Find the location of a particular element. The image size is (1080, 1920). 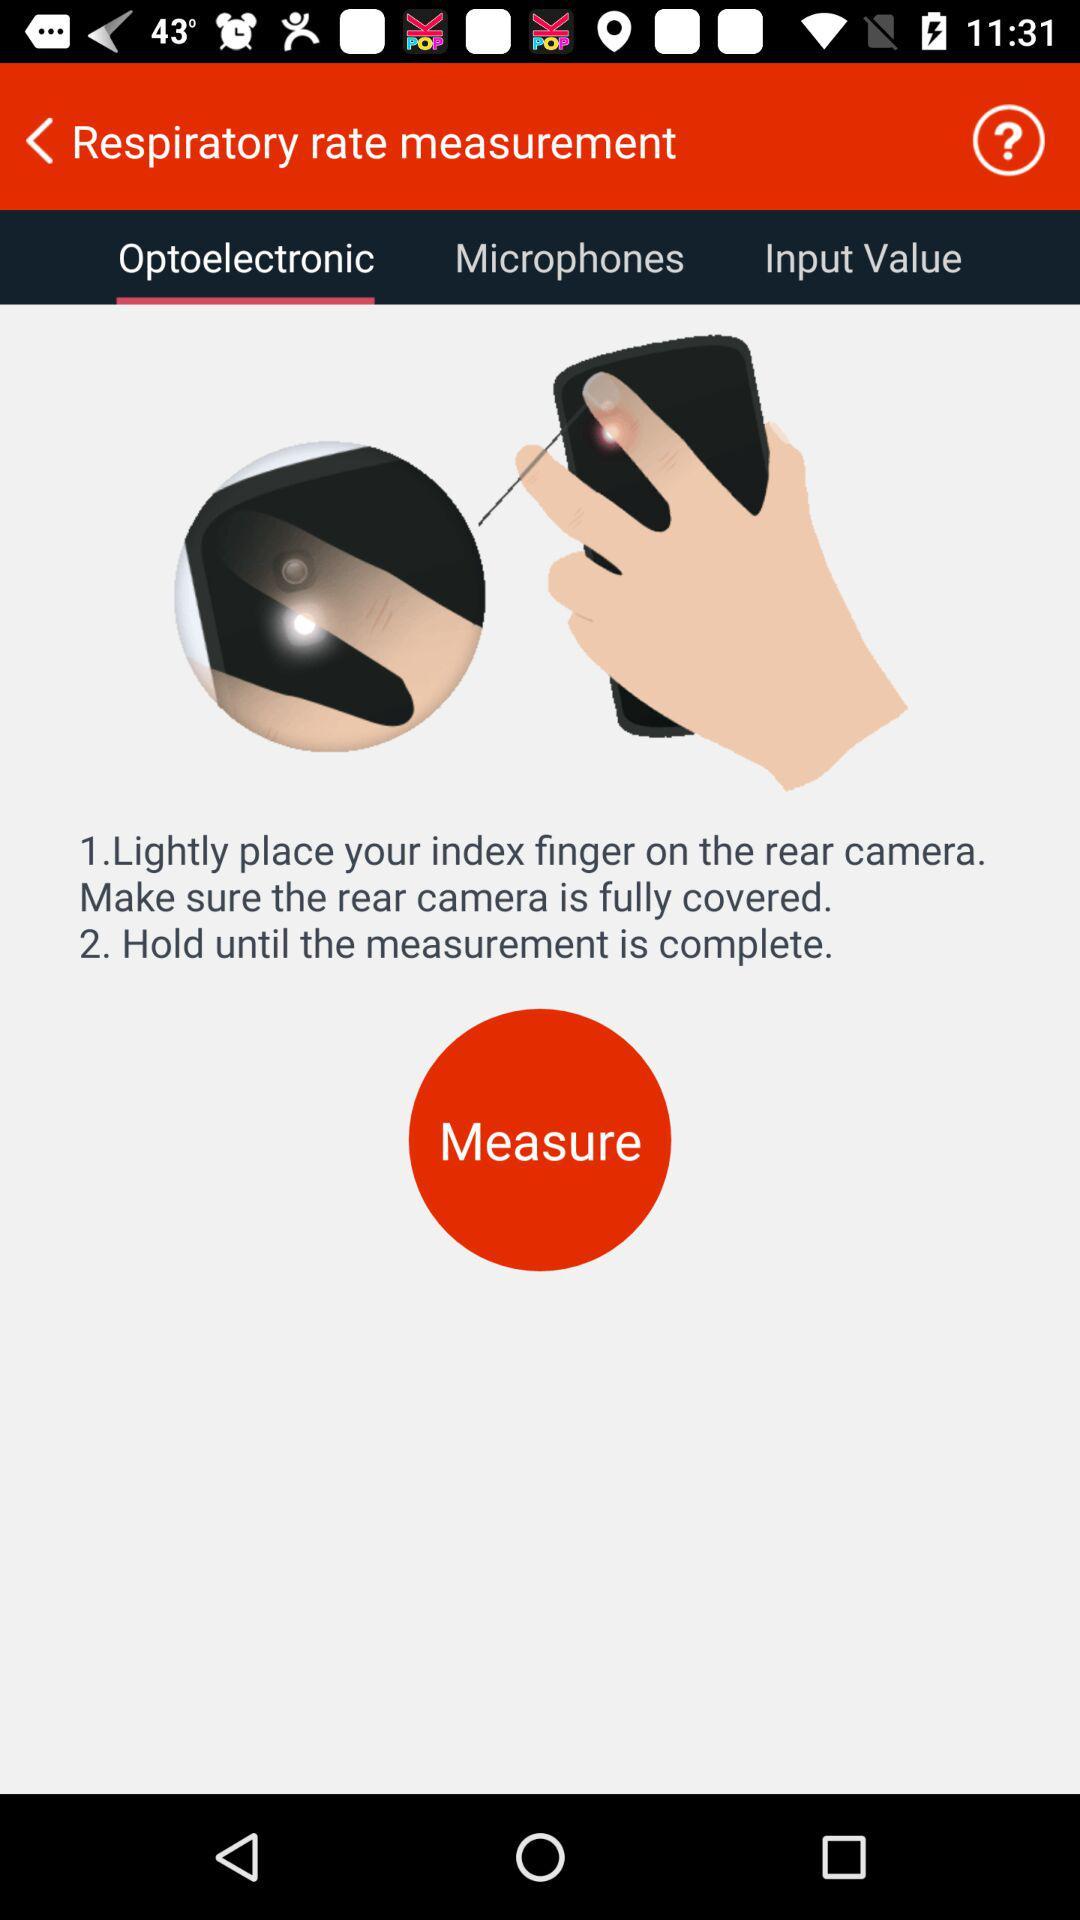

item below 1 lightly place icon is located at coordinates (540, 1140).